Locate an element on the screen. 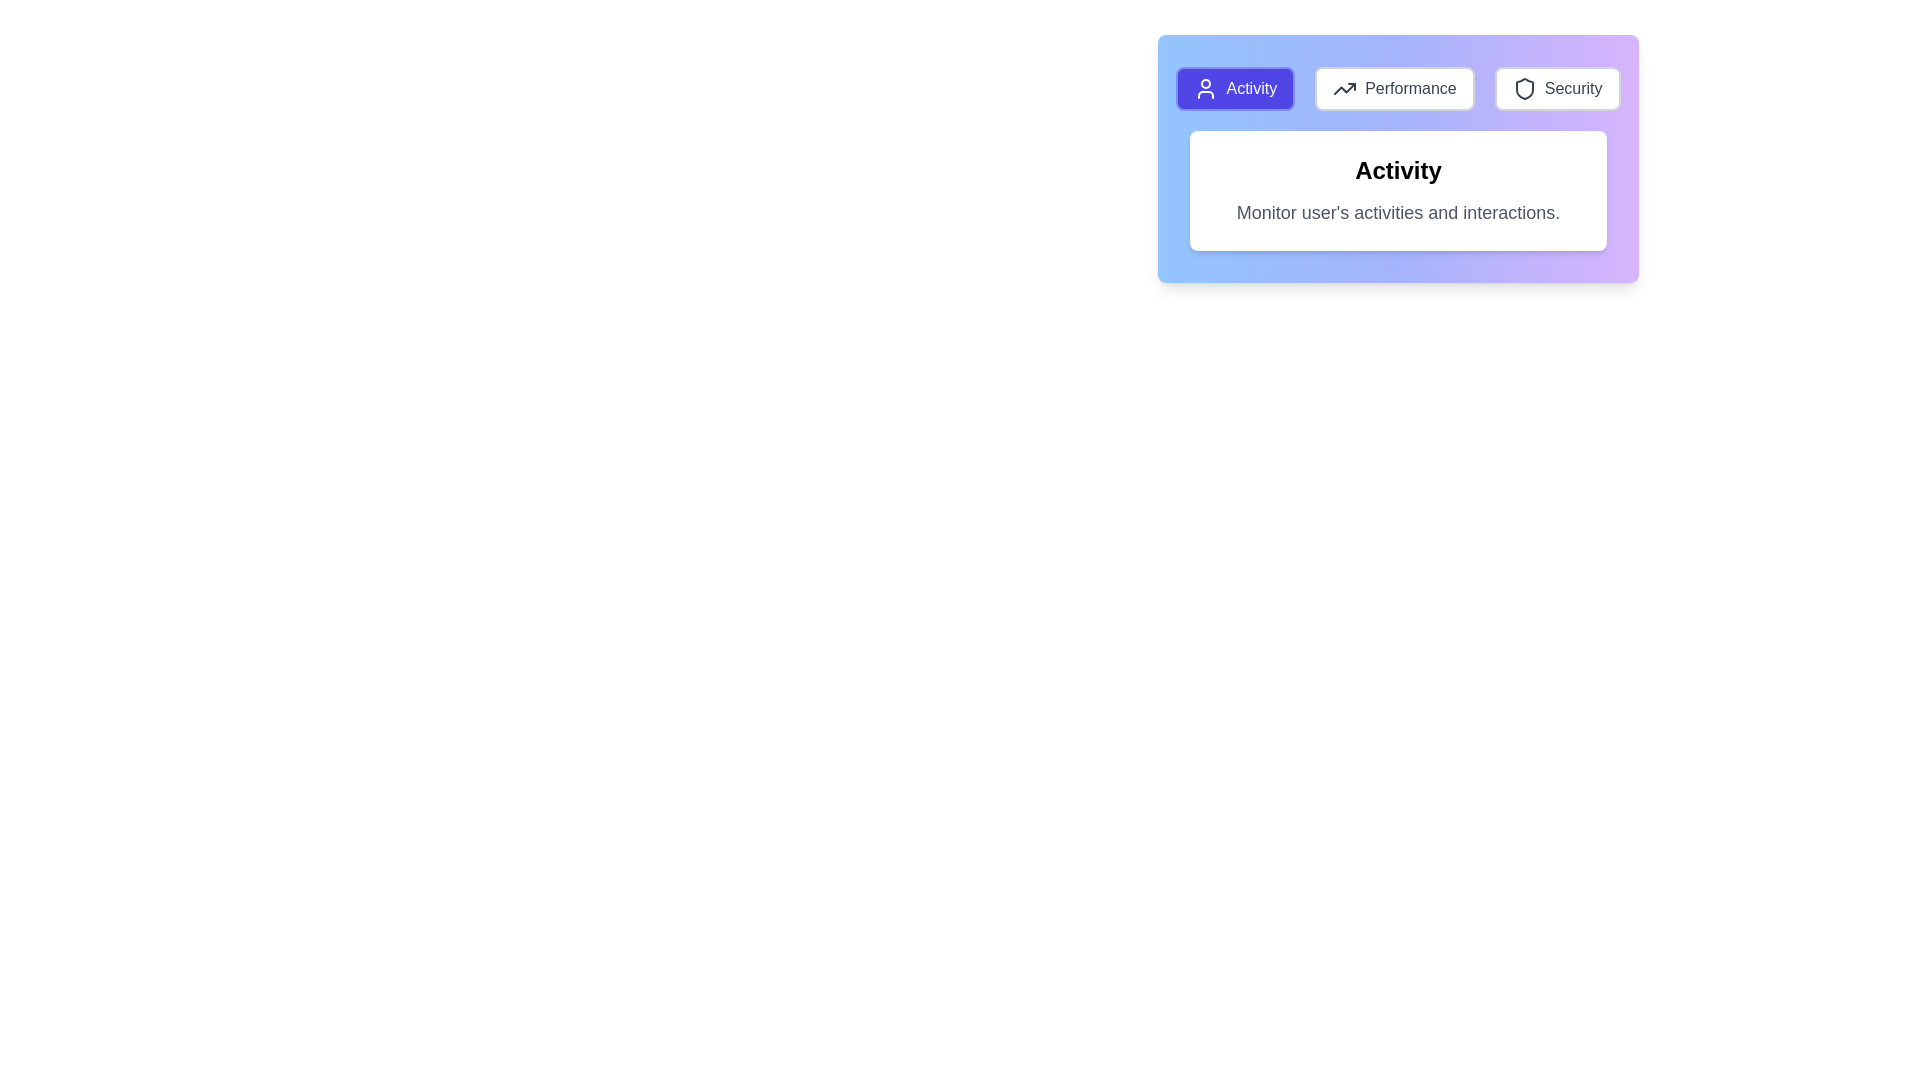 Image resolution: width=1920 pixels, height=1080 pixels. the 'Performance' button in the Navigation button group is located at coordinates (1397, 87).